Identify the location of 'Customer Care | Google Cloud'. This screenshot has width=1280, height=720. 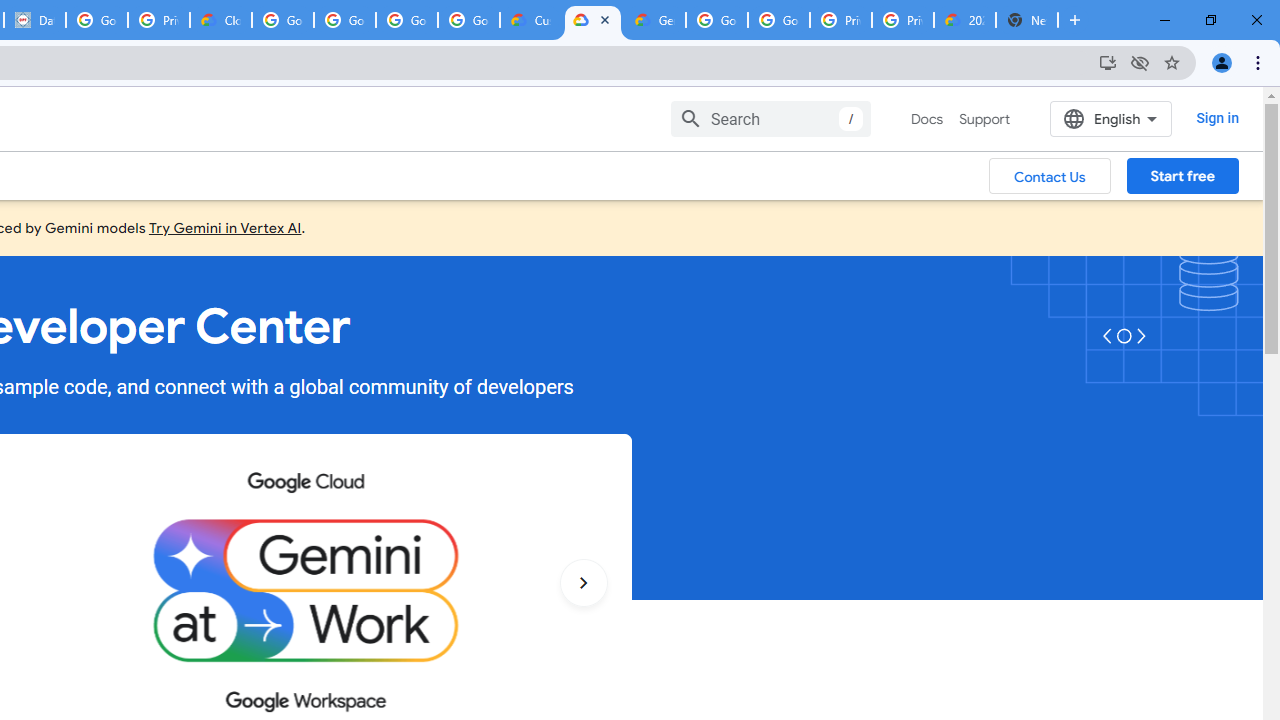
(531, 20).